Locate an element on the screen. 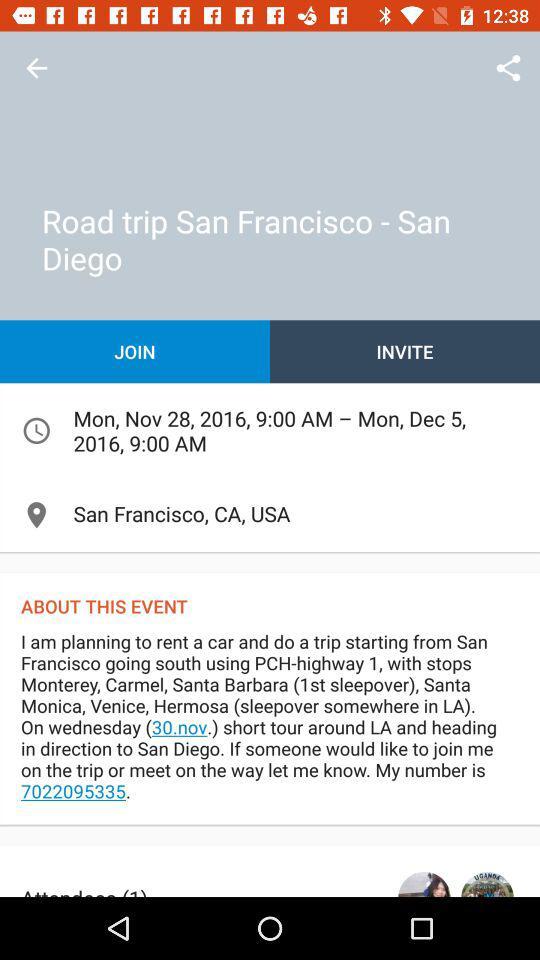 The height and width of the screenshot is (960, 540). invite is located at coordinates (405, 351).